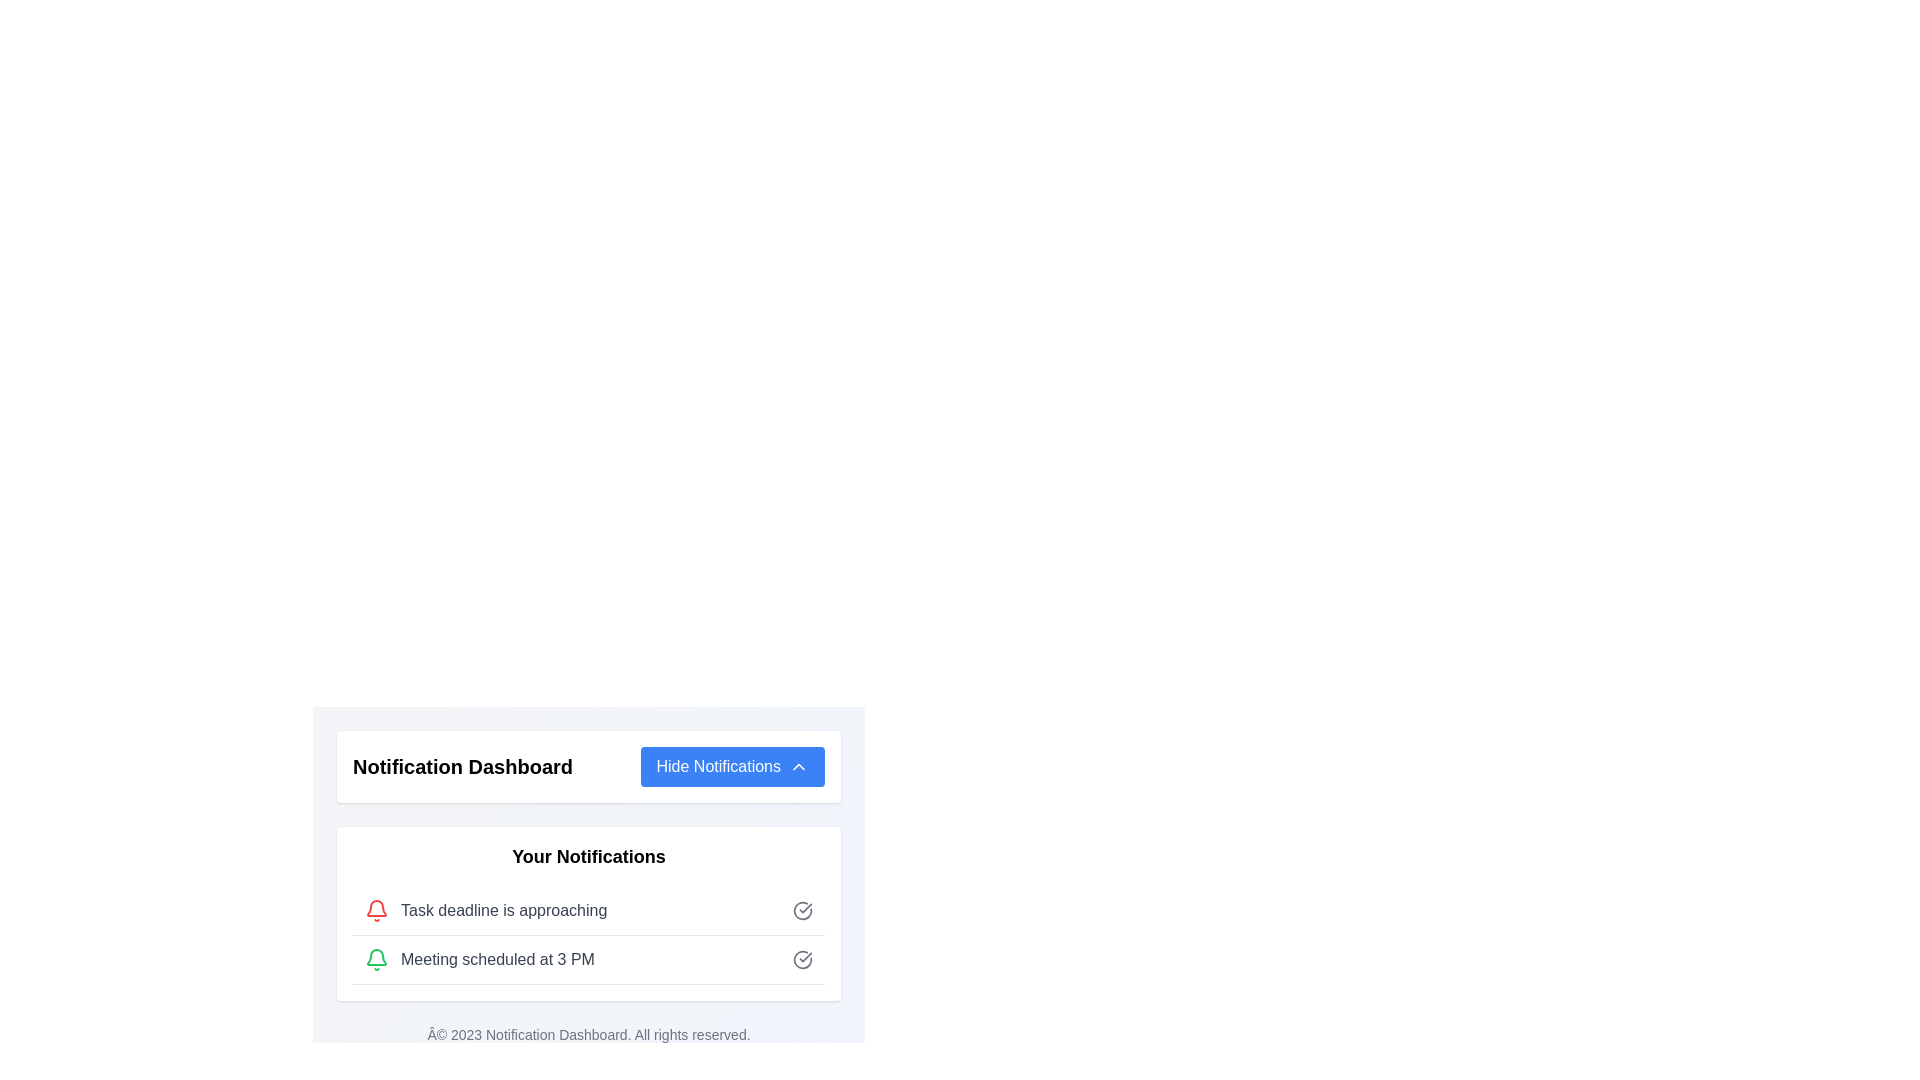  Describe the element at coordinates (588, 936) in the screenshot. I see `the second notification item in the 'Your Notifications' list` at that location.